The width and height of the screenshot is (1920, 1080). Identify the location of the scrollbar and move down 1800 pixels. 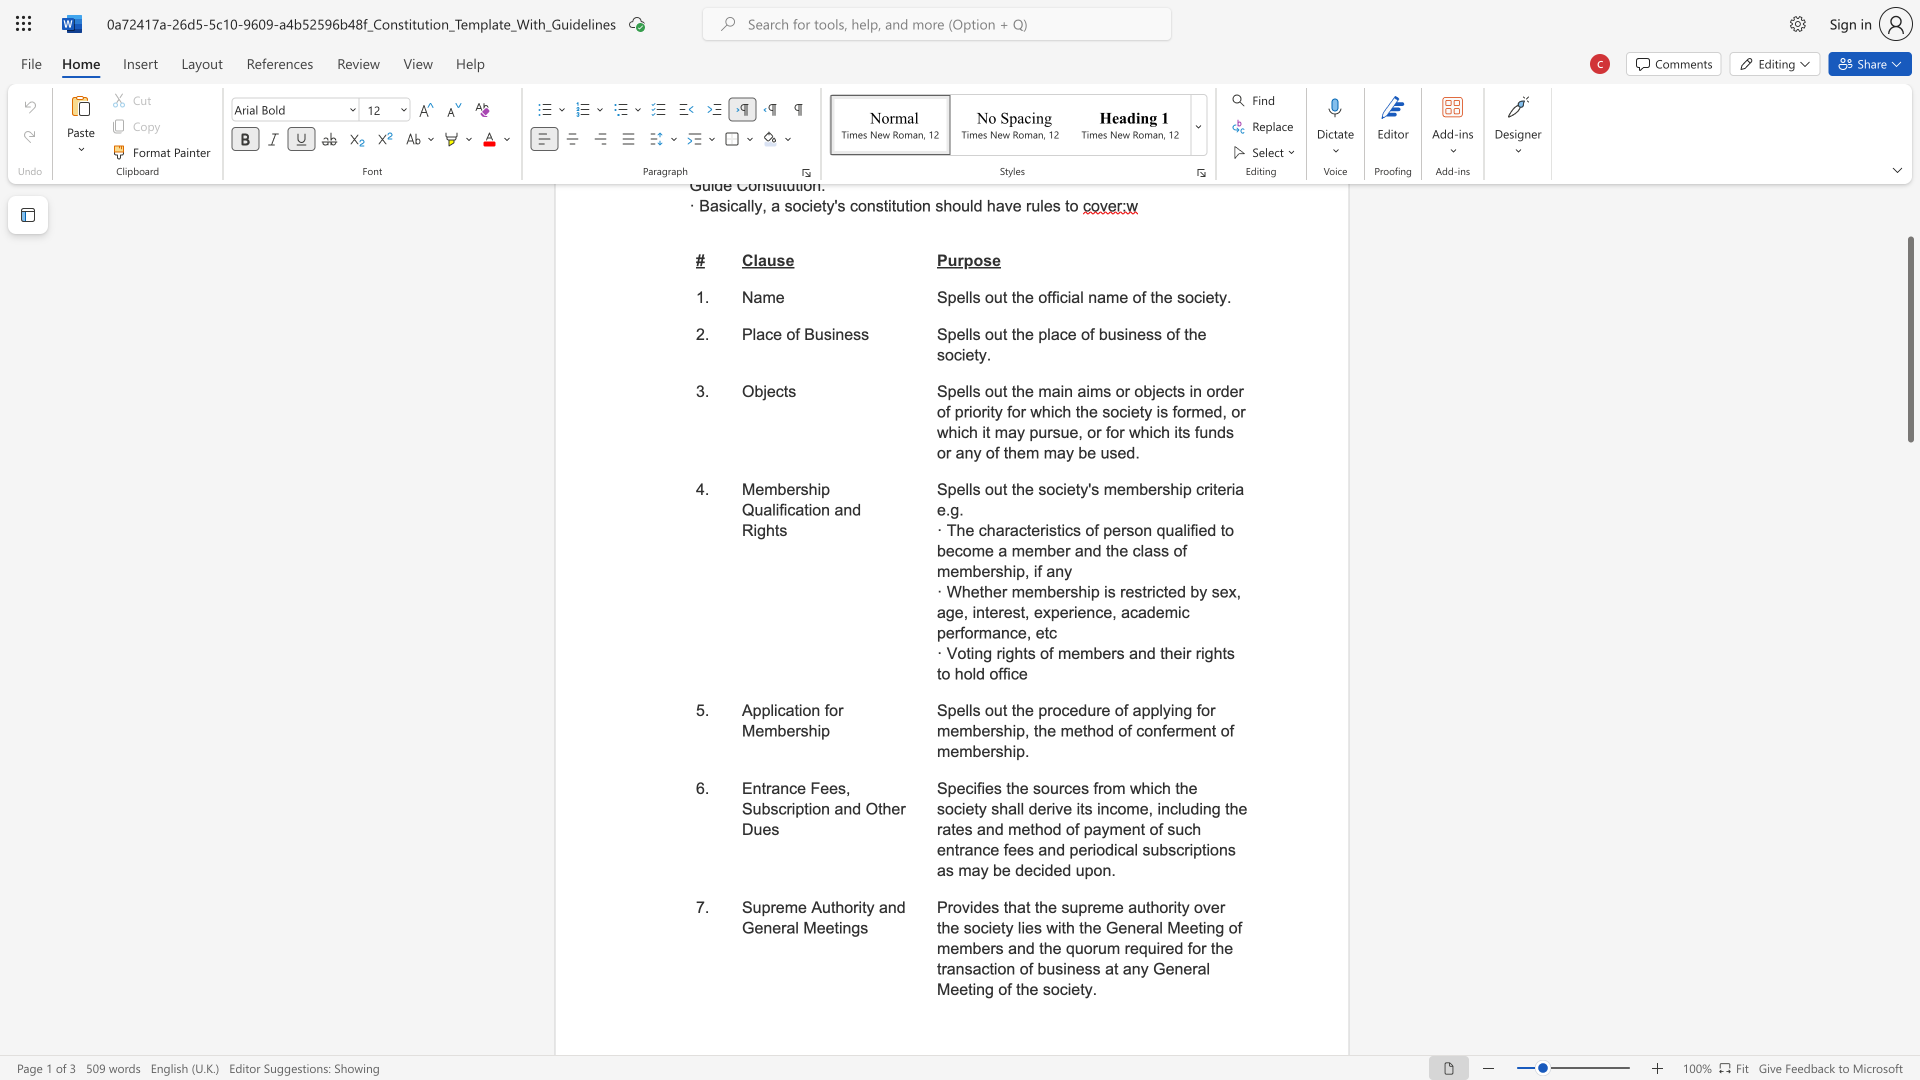
(1909, 338).